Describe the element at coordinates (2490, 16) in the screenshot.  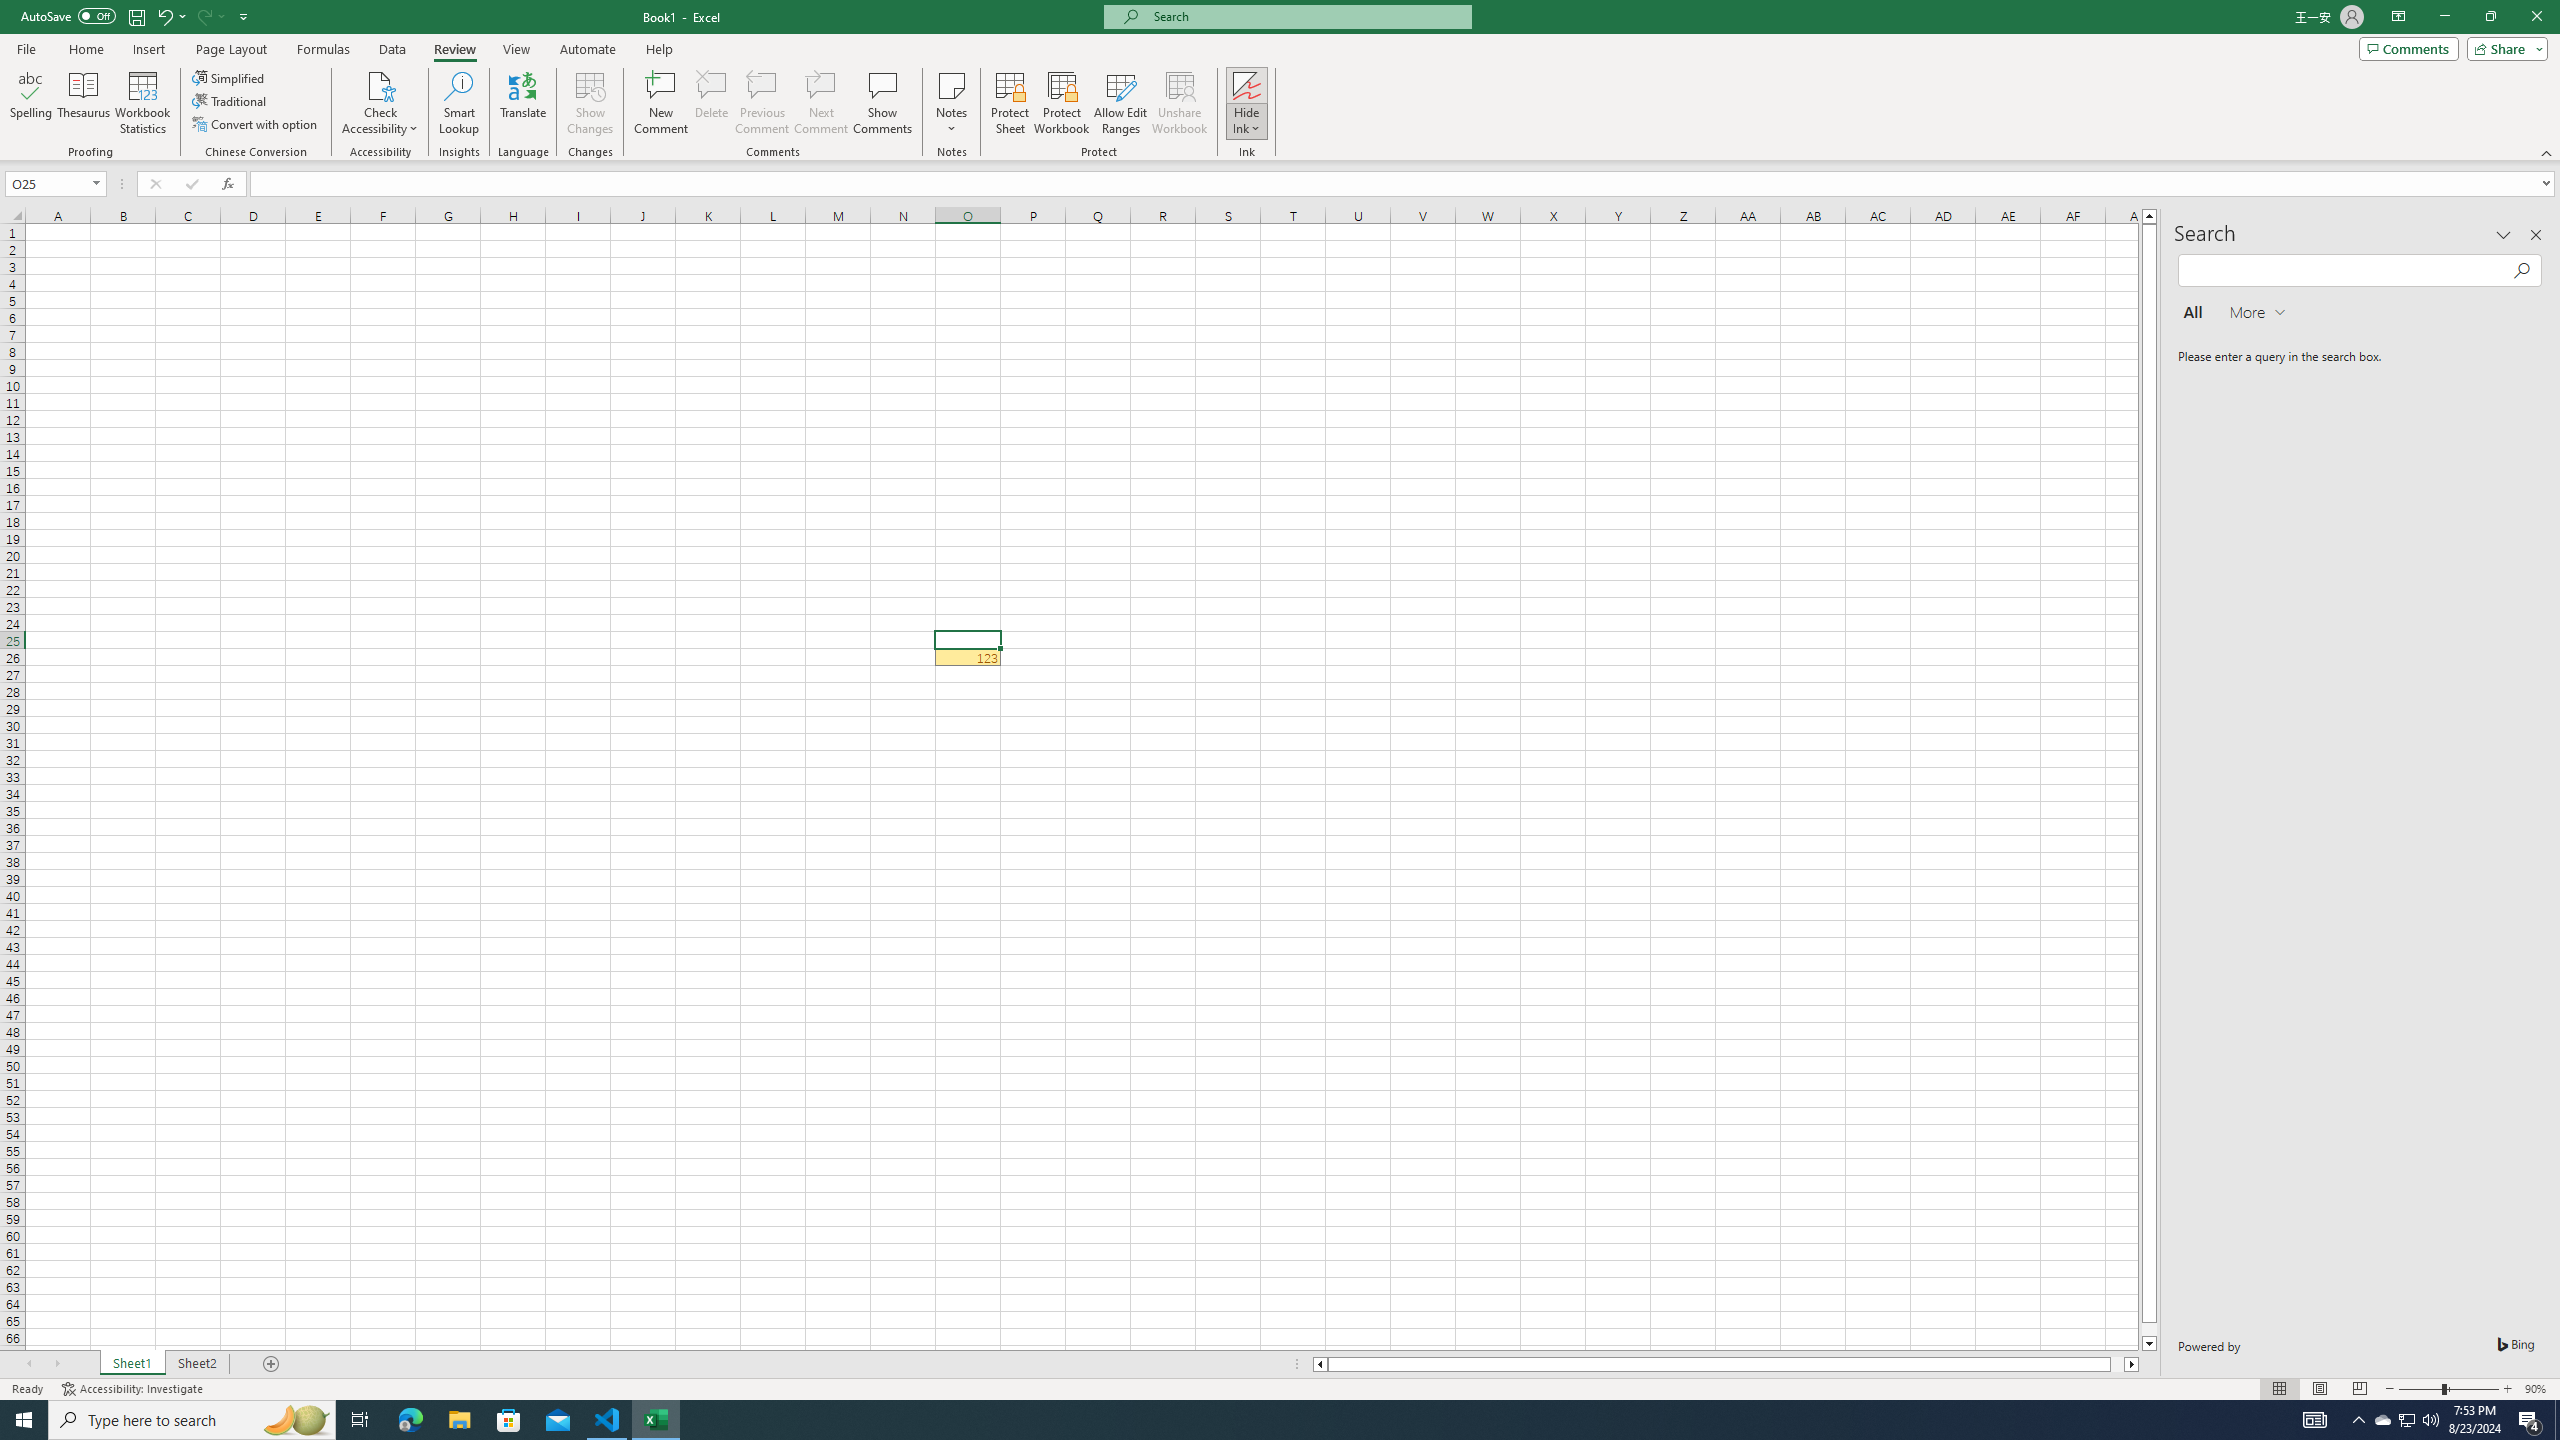
I see `'Restore Down'` at that location.